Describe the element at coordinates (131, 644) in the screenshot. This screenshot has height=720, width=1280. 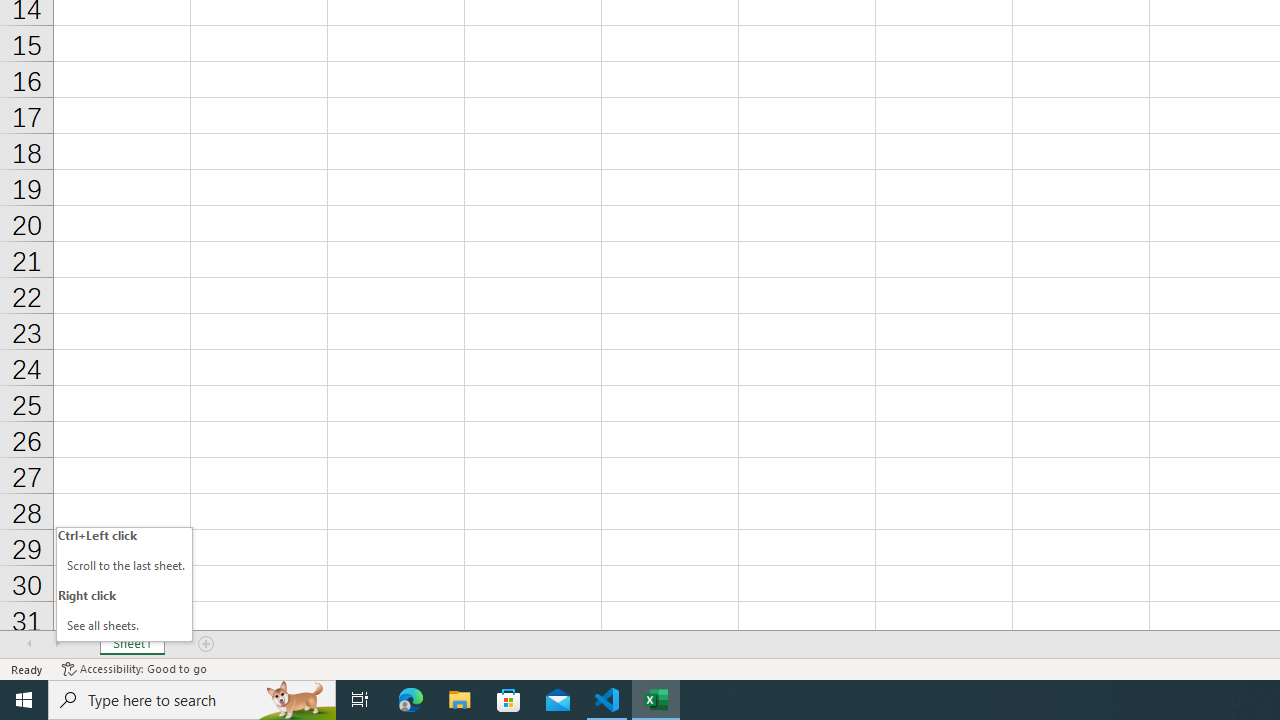
I see `'Sheet1'` at that location.